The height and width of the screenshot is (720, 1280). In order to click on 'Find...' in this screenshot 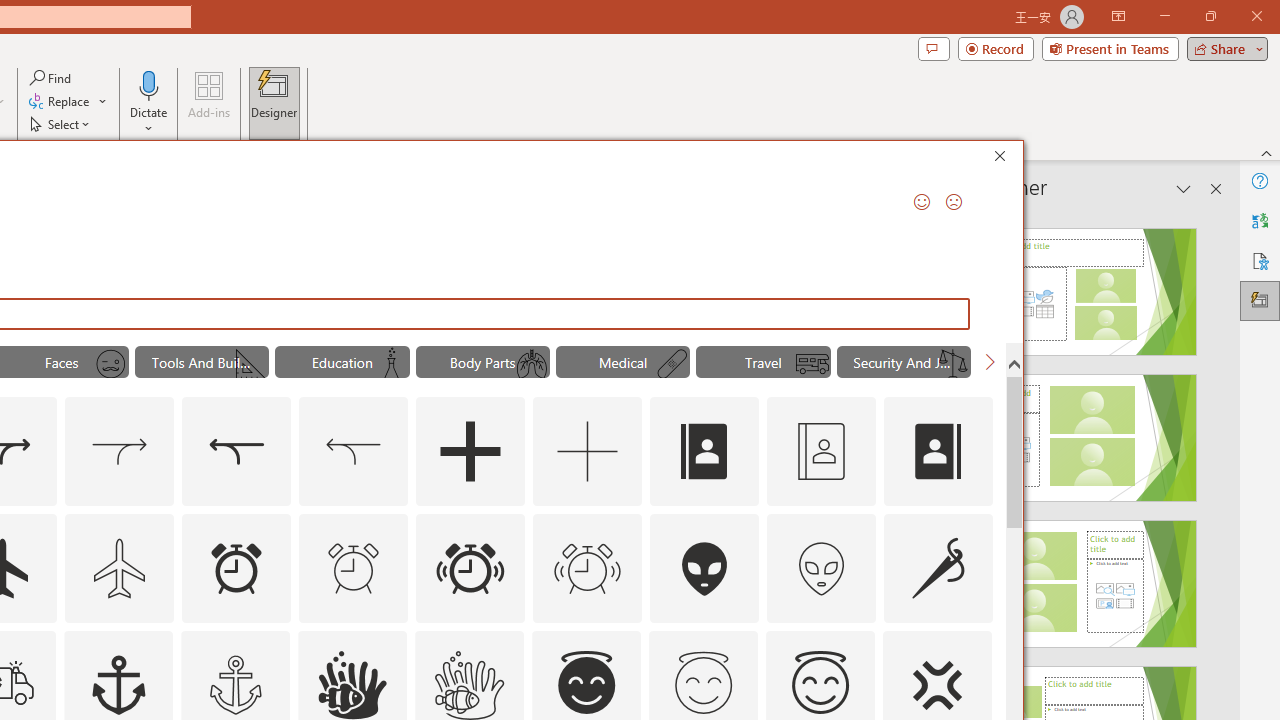, I will do `click(51, 77)`.